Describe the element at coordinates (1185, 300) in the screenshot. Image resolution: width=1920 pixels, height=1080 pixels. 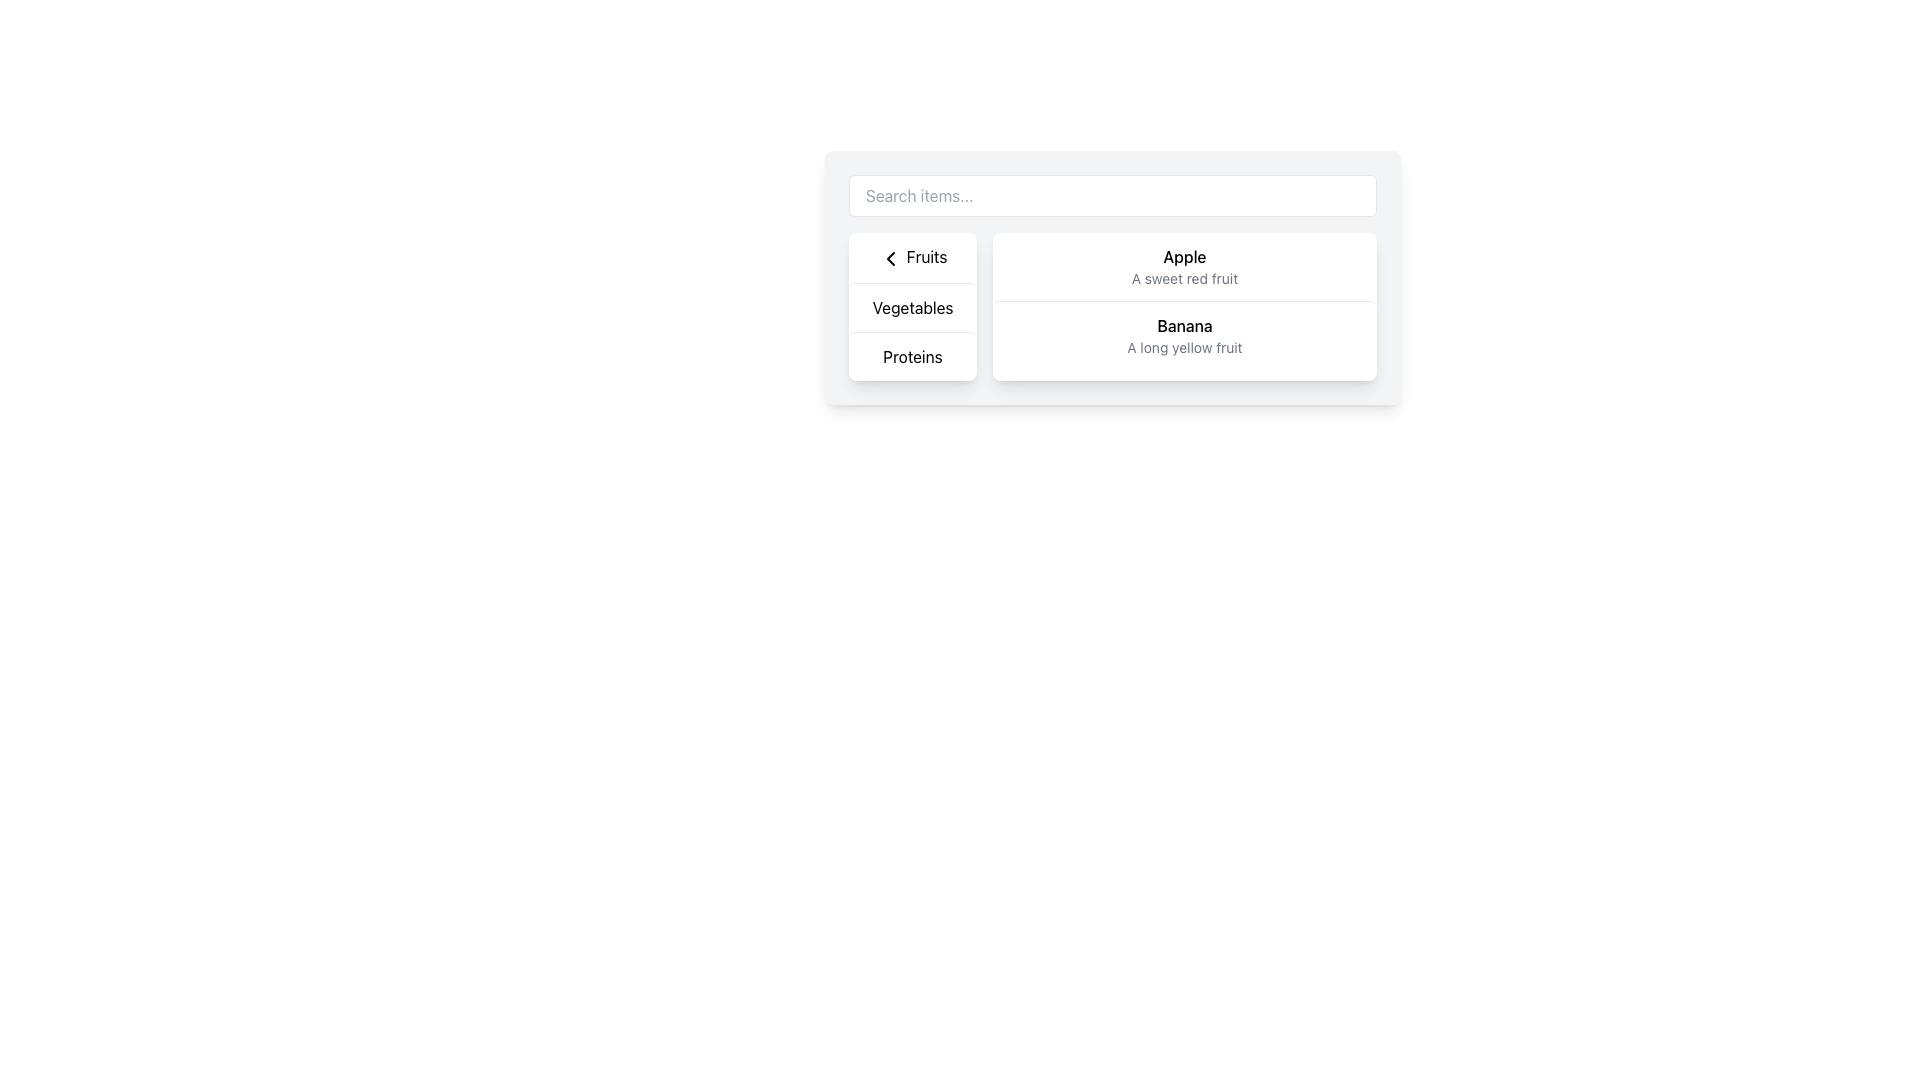
I see `the List section containing categorized entries, which includes 'Apple' and 'Banana' titles with their respective descriptions, located within the dropdown menu under the 'Fruits' category` at that location.